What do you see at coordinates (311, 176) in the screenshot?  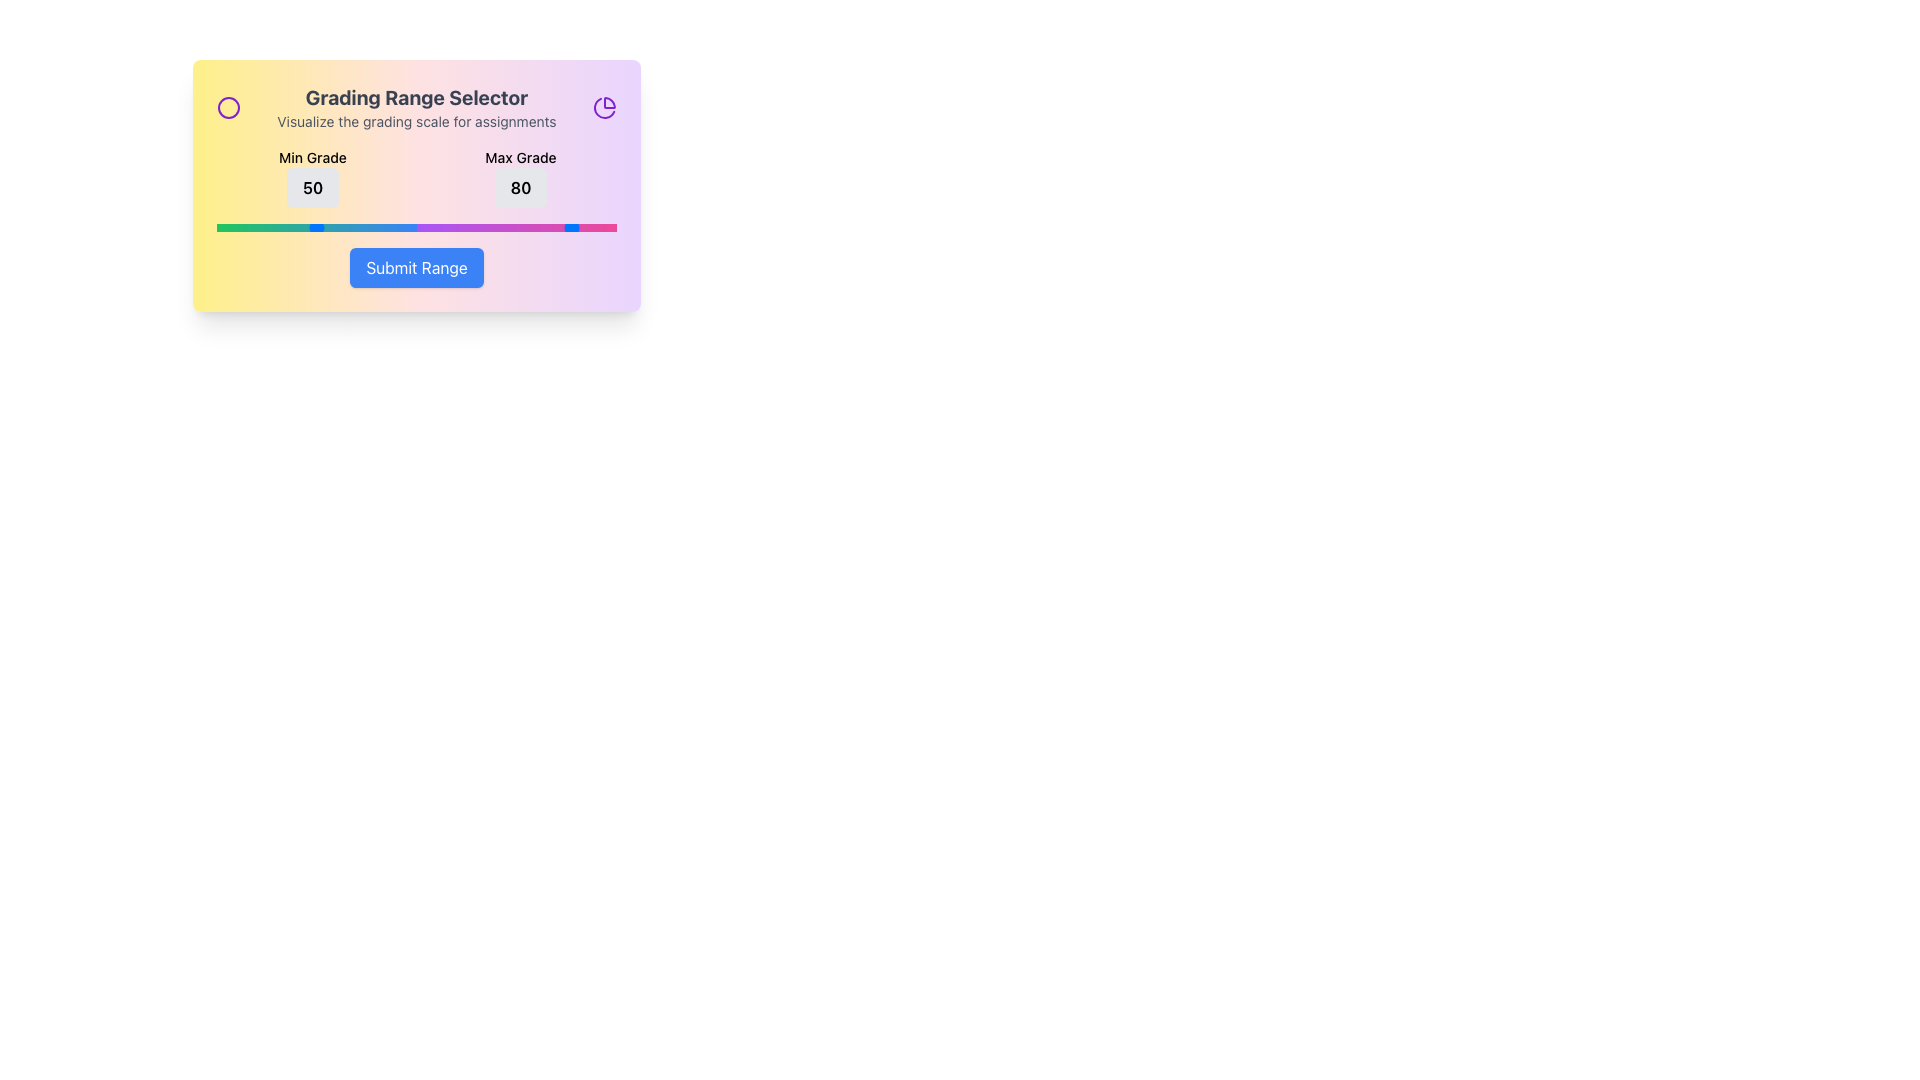 I see `the 'Min Grade' label that displays the bold number '50' on a light gray background with rounded corners, located under the 'Grading Range Selector' heading` at bounding box center [311, 176].